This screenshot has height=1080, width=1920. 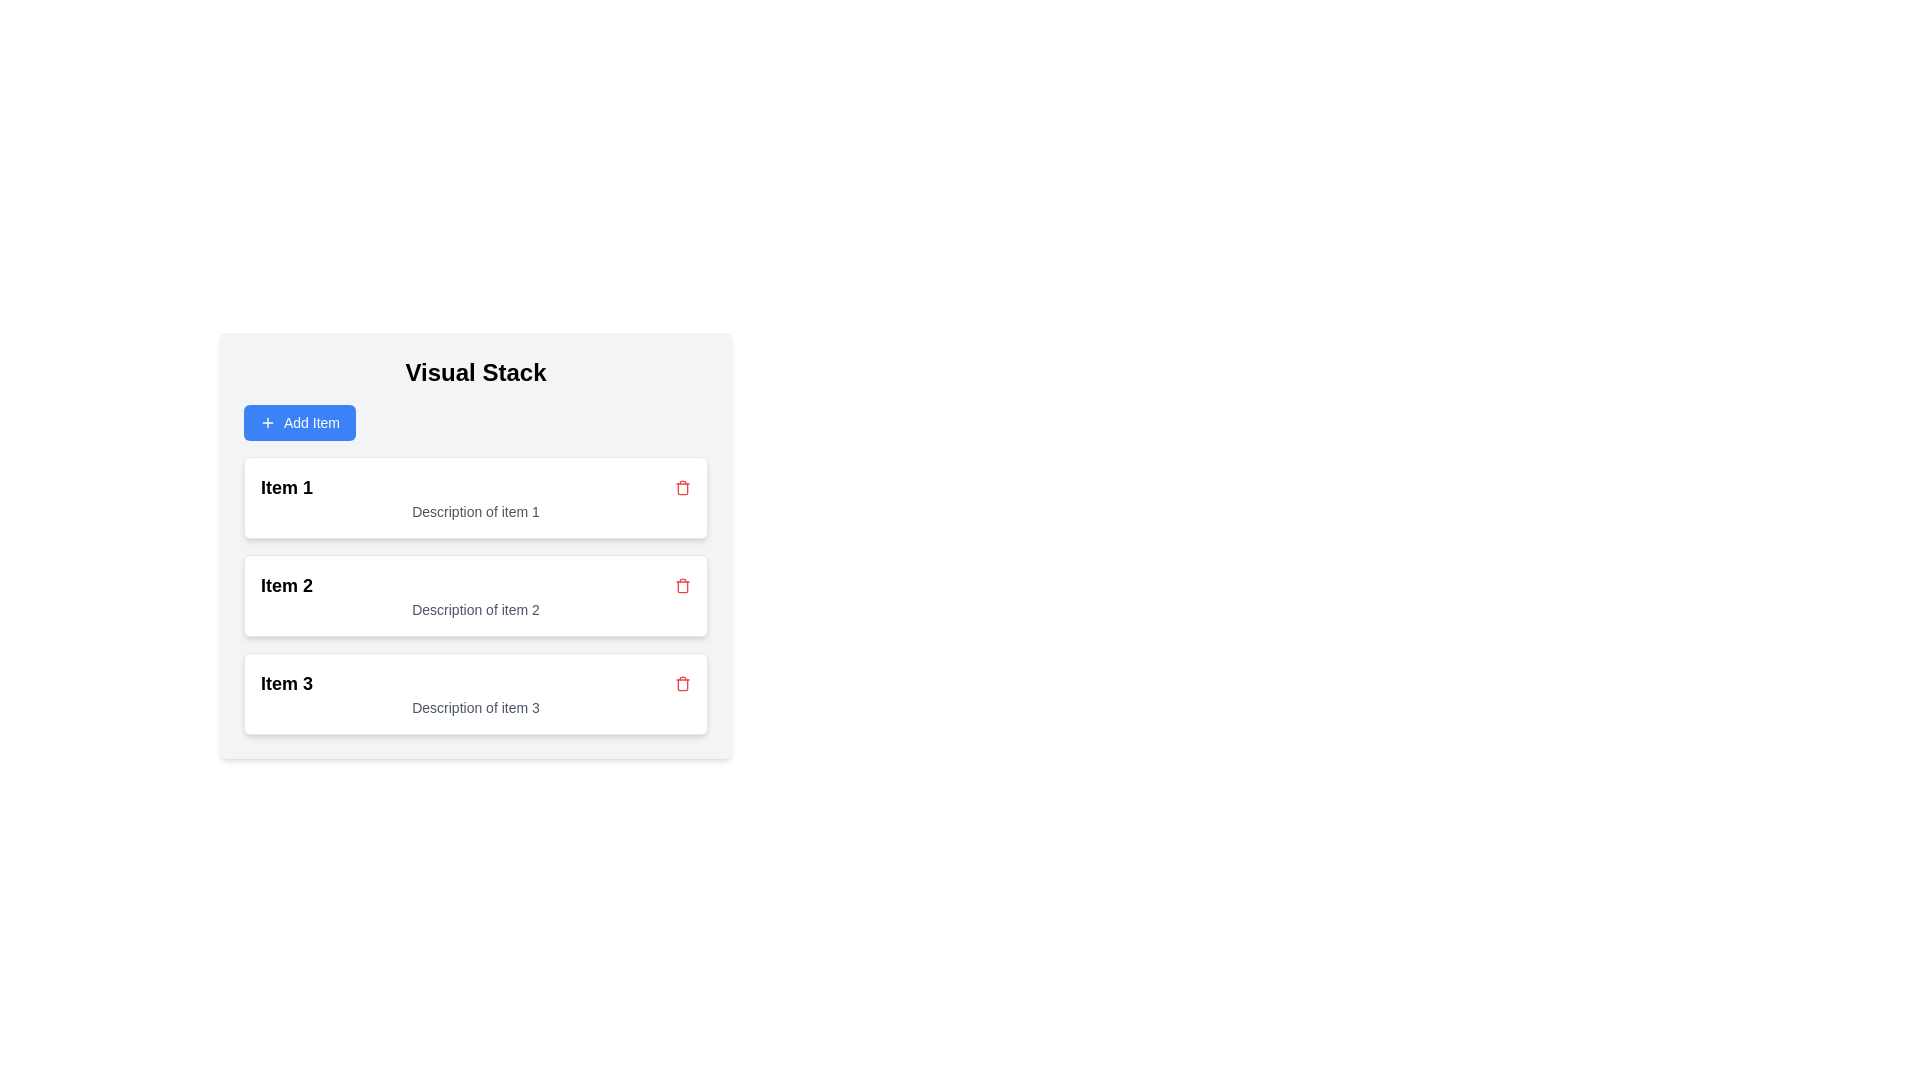 What do you see at coordinates (474, 707) in the screenshot?
I see `the static text displaying 'Description of item 3' in muted gray, located at the bottom of the third card in a stack` at bounding box center [474, 707].